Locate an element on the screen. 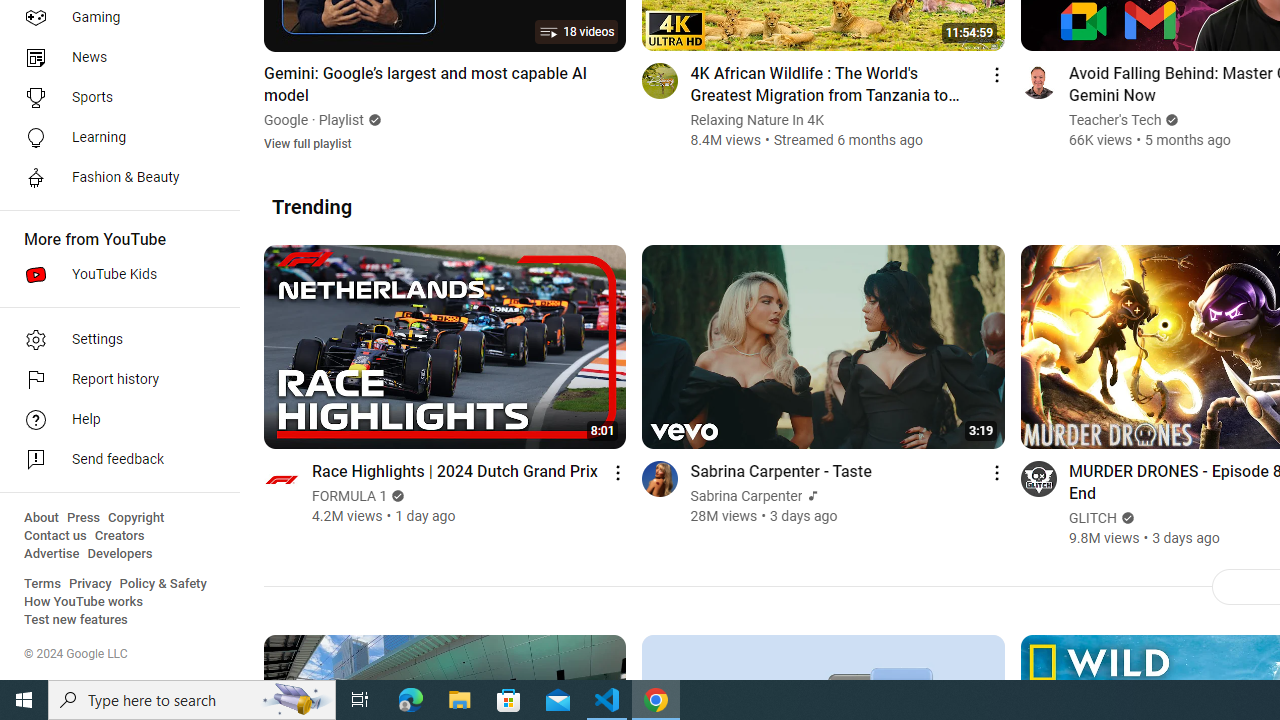 The image size is (1280, 720). 'Copyright' is located at coordinates (135, 517).